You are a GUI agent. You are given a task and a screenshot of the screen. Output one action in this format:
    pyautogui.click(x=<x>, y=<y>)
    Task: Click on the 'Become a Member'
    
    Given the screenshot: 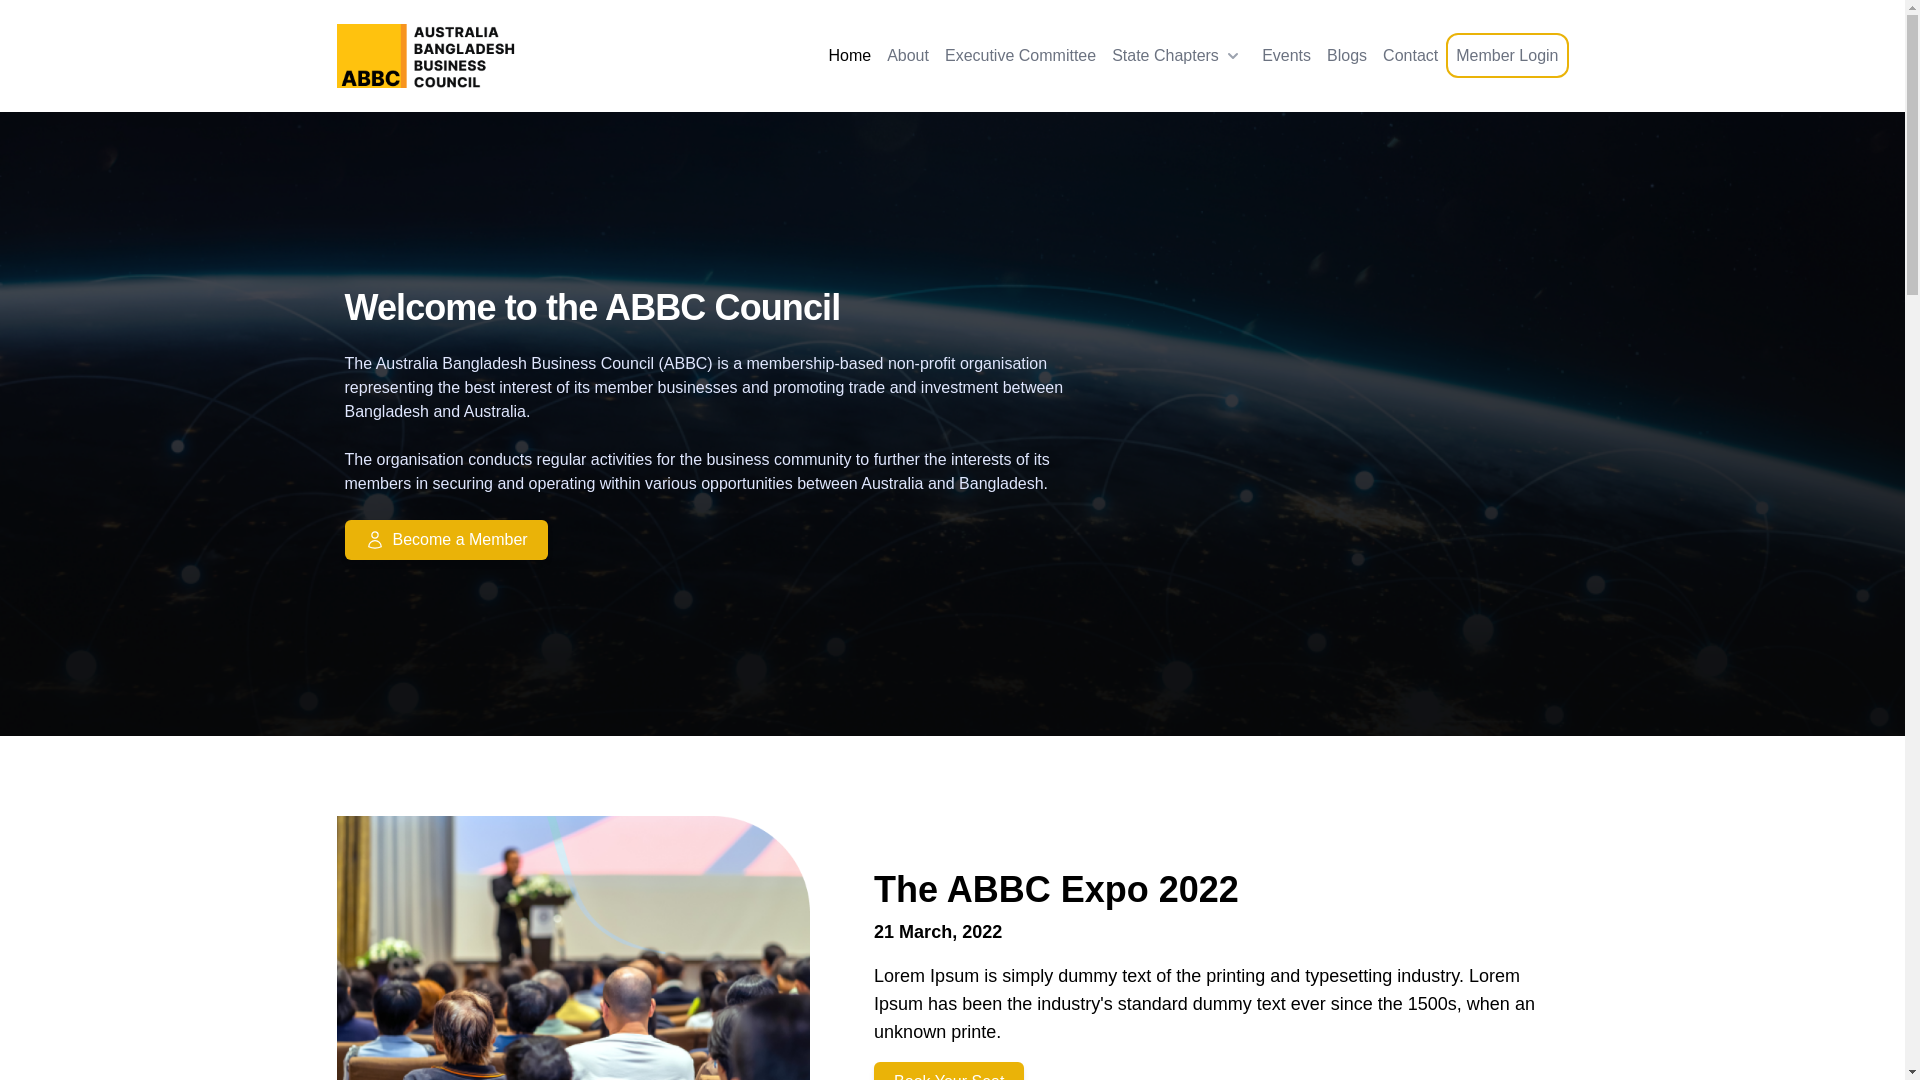 What is the action you would take?
    pyautogui.click(x=727, y=540)
    